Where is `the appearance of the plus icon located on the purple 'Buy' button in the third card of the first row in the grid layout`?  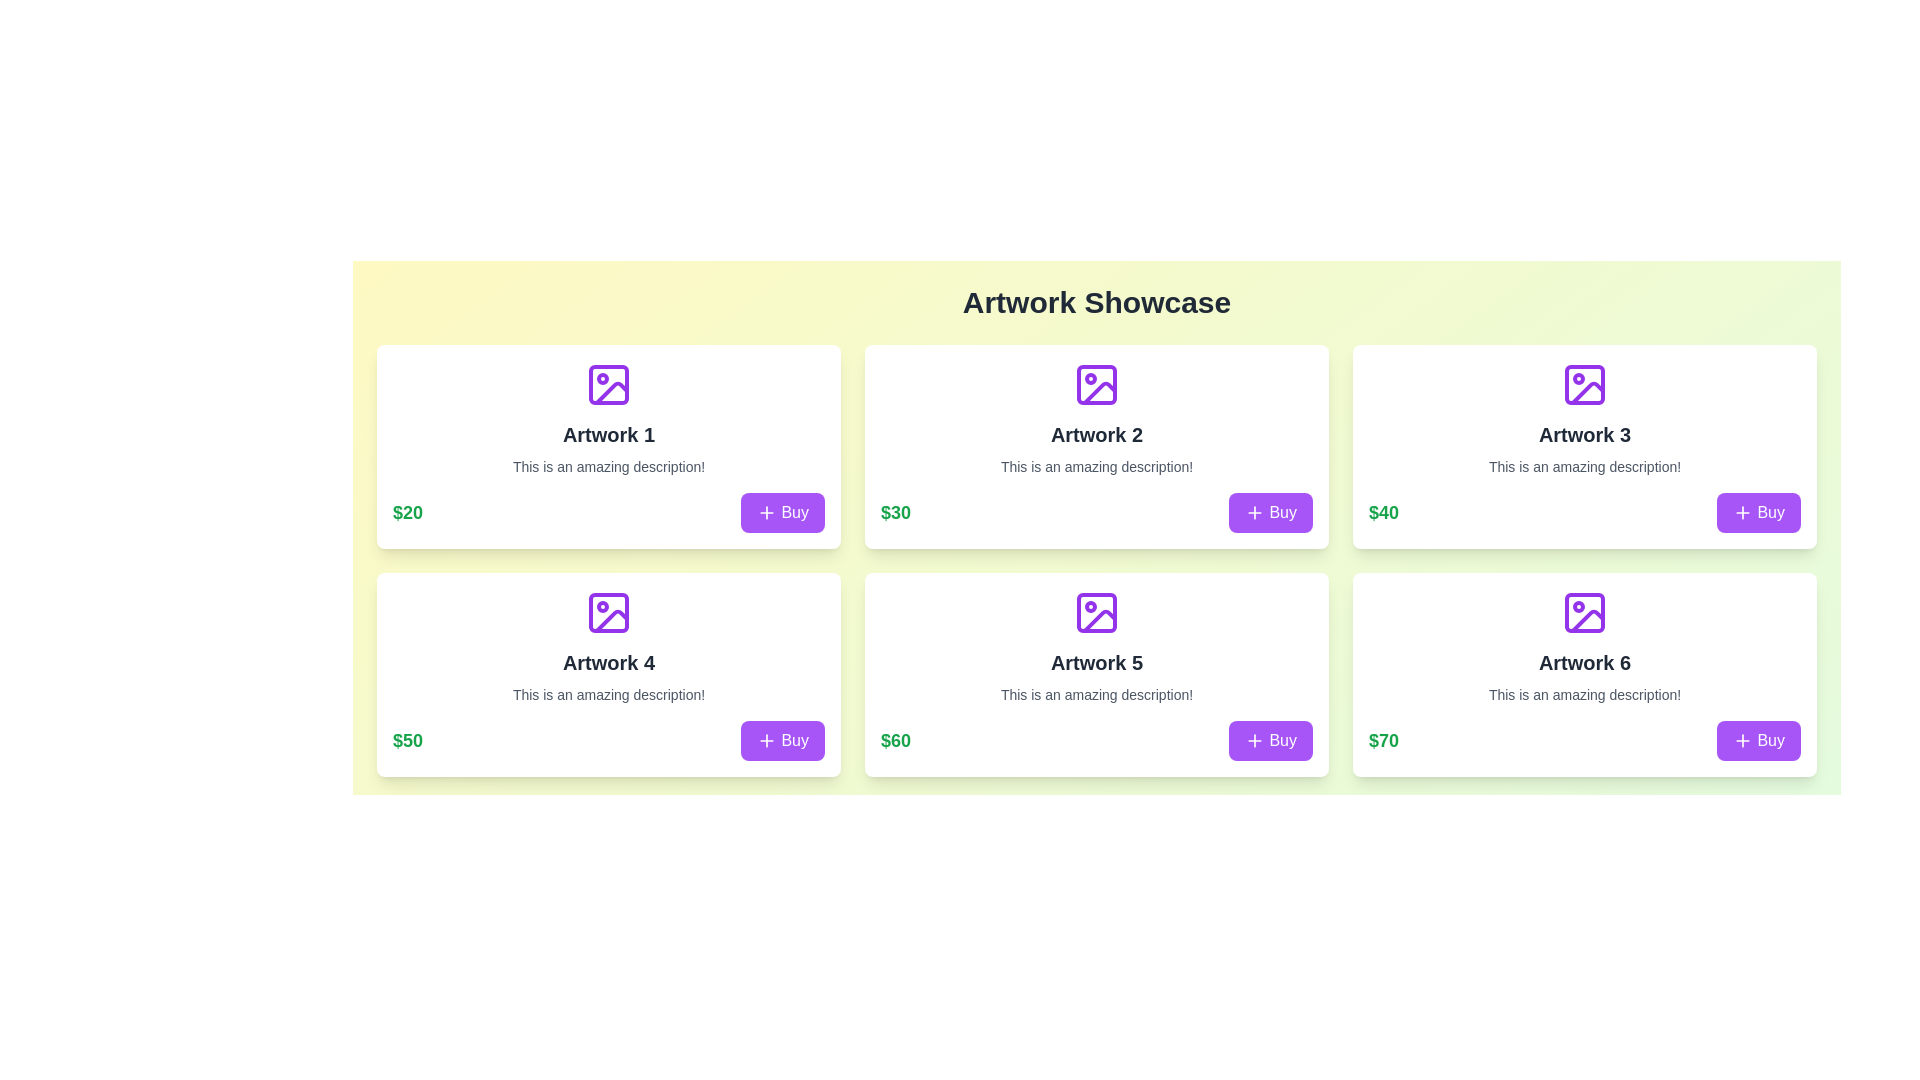 the appearance of the plus icon located on the purple 'Buy' button in the third card of the first row in the grid layout is located at coordinates (1742, 512).